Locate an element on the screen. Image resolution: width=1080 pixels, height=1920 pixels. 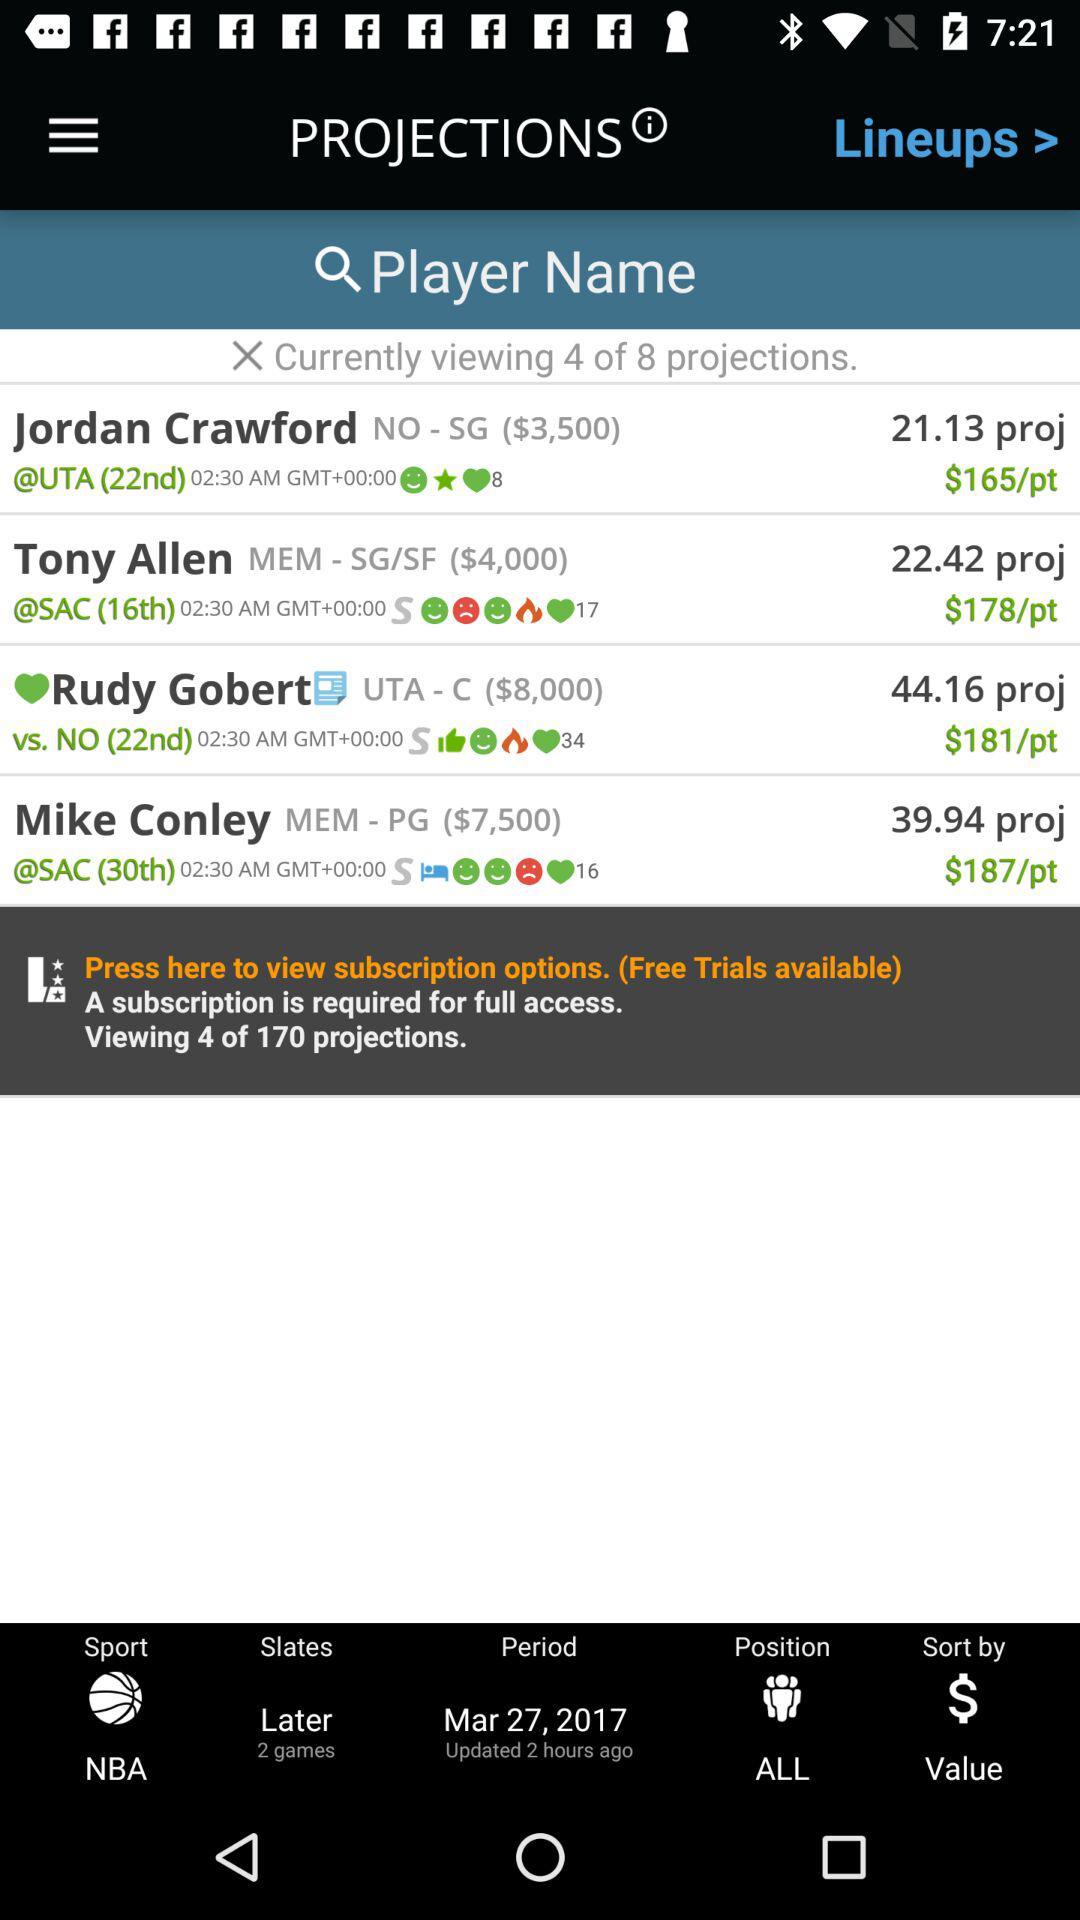
icon to the left of projections item is located at coordinates (72, 135).